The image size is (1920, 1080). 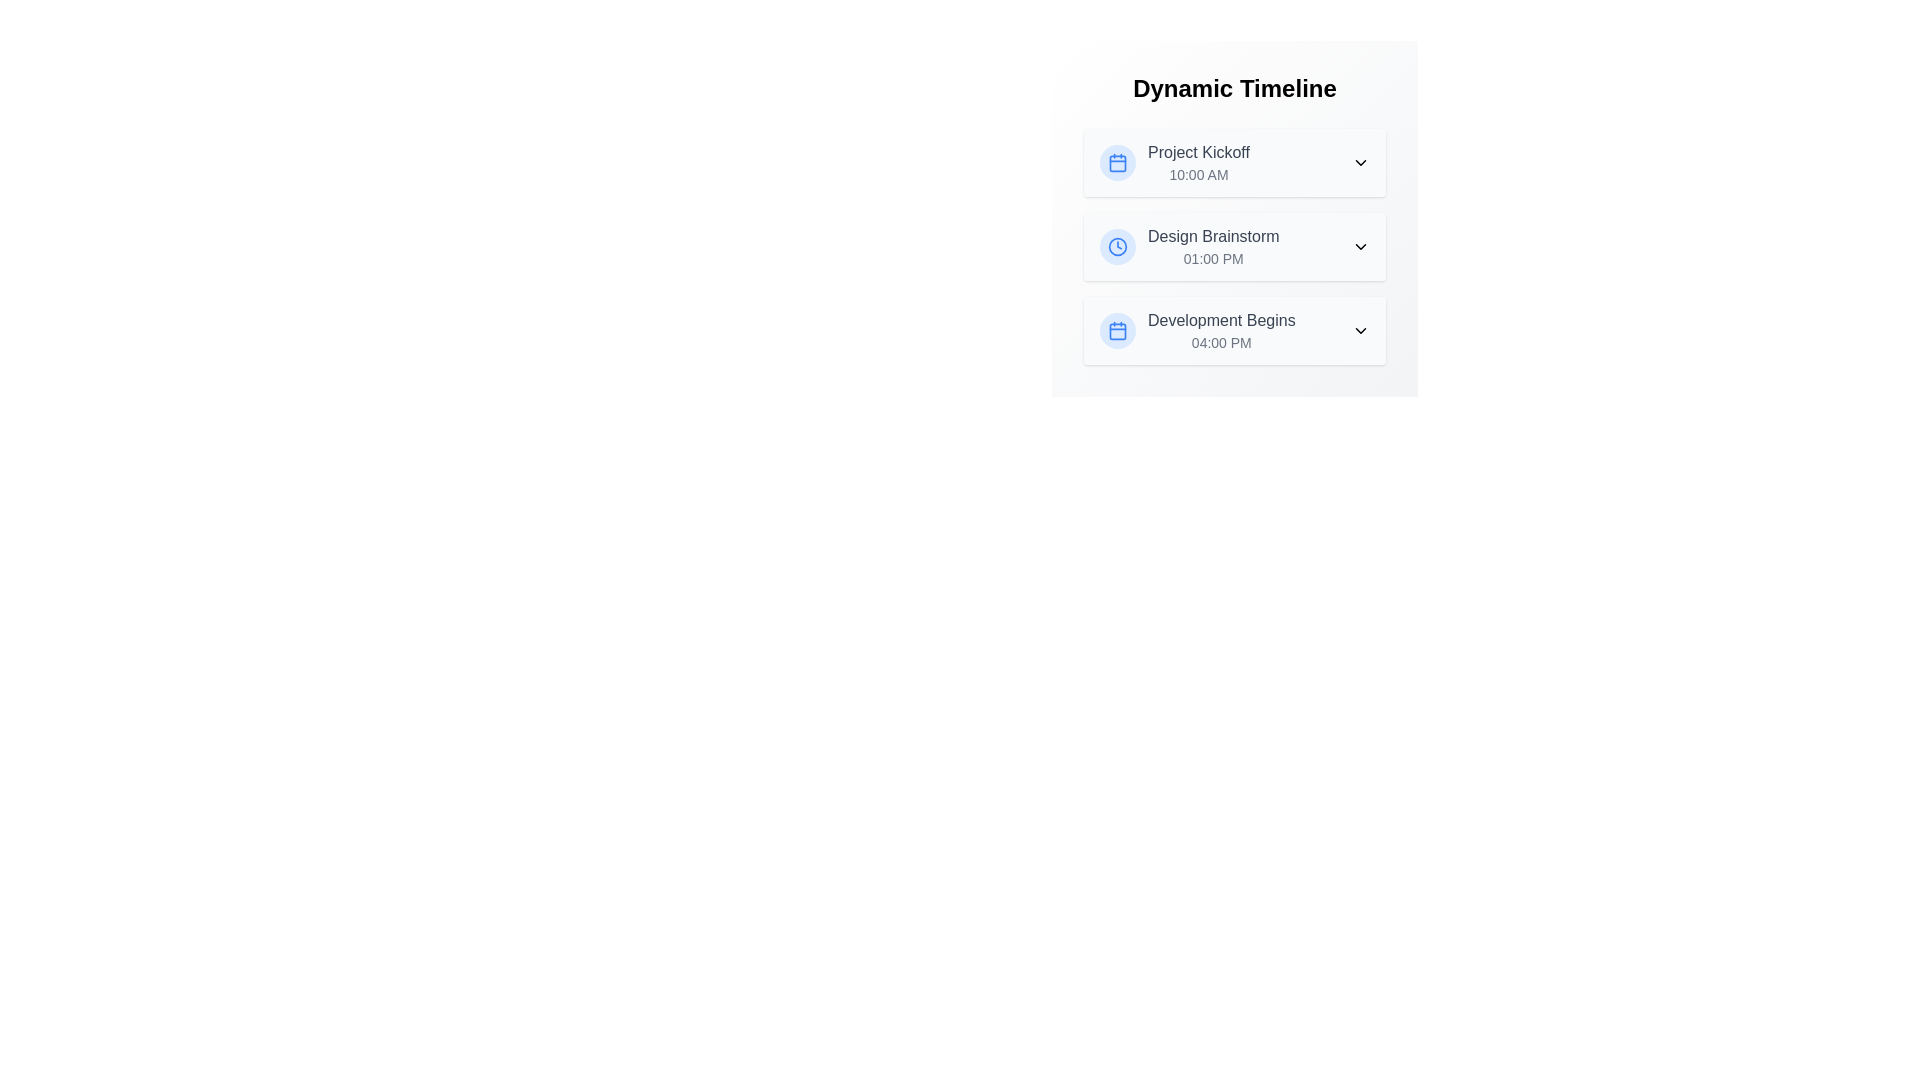 What do you see at coordinates (1197, 330) in the screenshot?
I see `the list item entry in the third row of the dynamic timeline` at bounding box center [1197, 330].